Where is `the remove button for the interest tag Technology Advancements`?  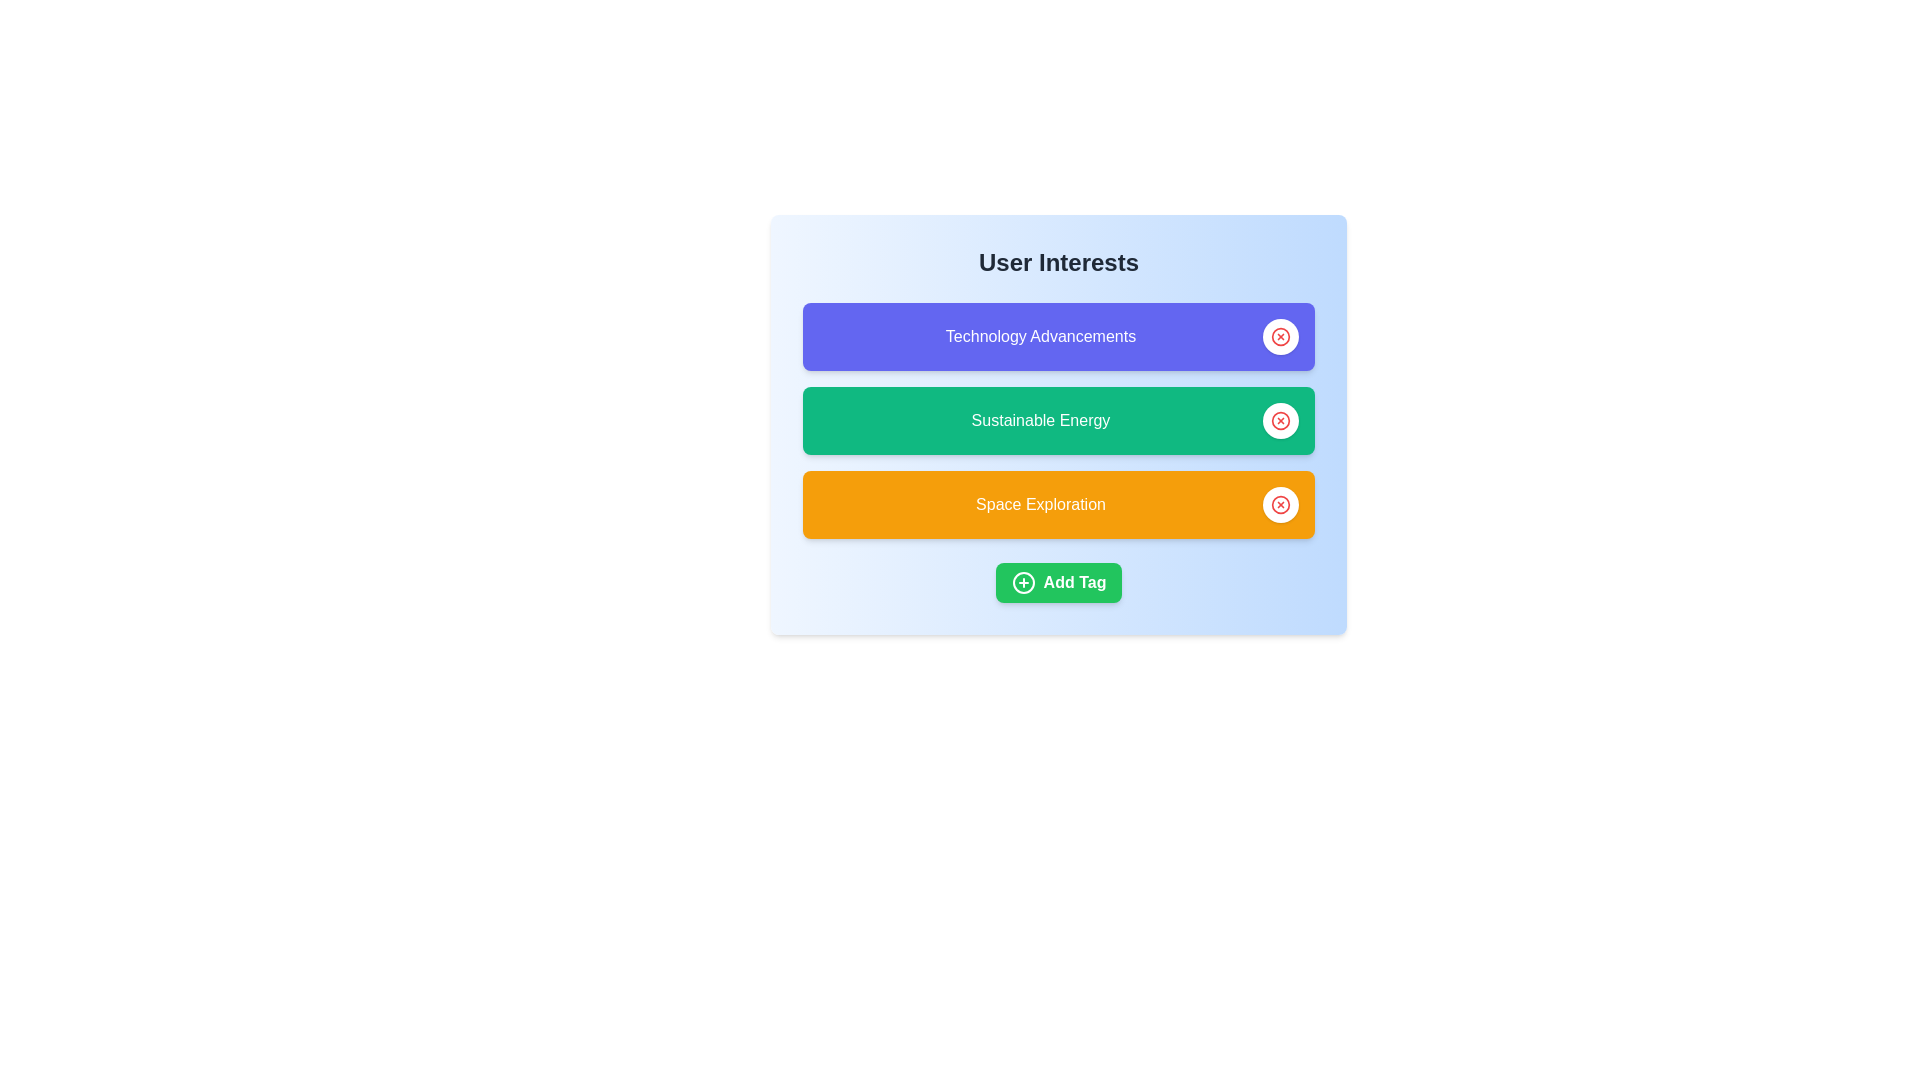
the remove button for the interest tag Technology Advancements is located at coordinates (1281, 335).